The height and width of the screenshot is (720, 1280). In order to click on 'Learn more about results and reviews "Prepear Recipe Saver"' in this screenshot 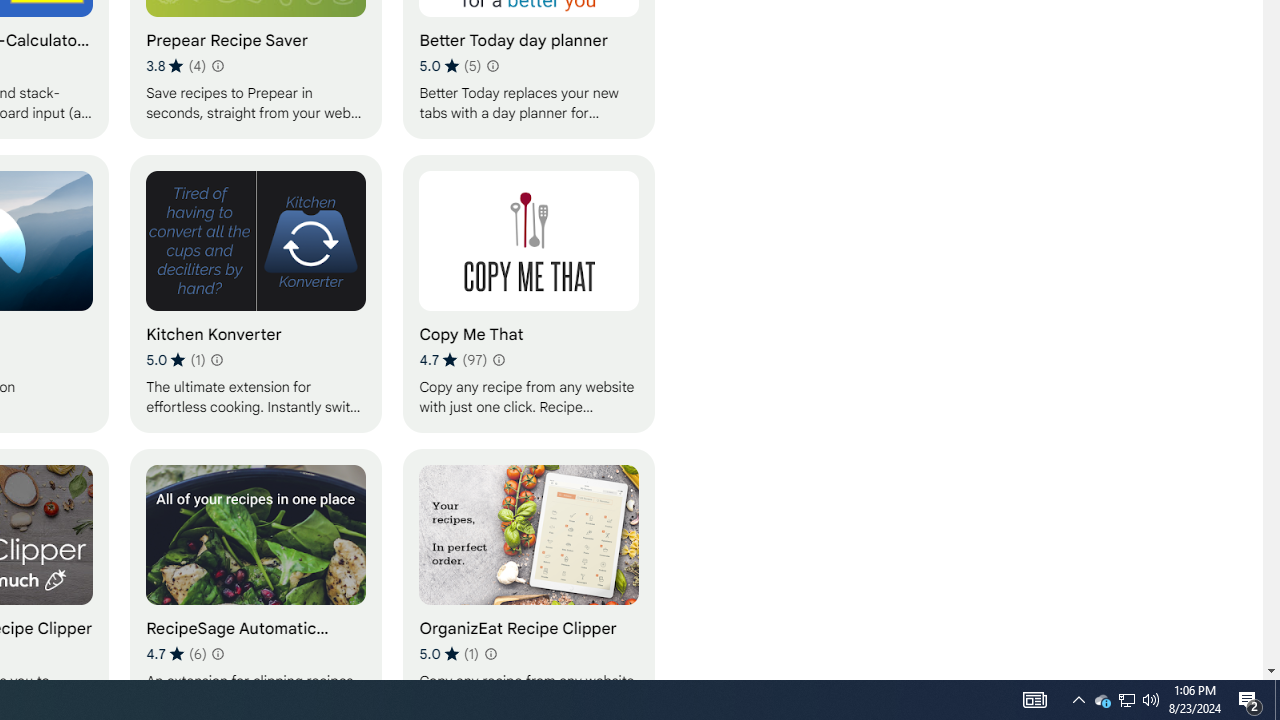, I will do `click(216, 64)`.